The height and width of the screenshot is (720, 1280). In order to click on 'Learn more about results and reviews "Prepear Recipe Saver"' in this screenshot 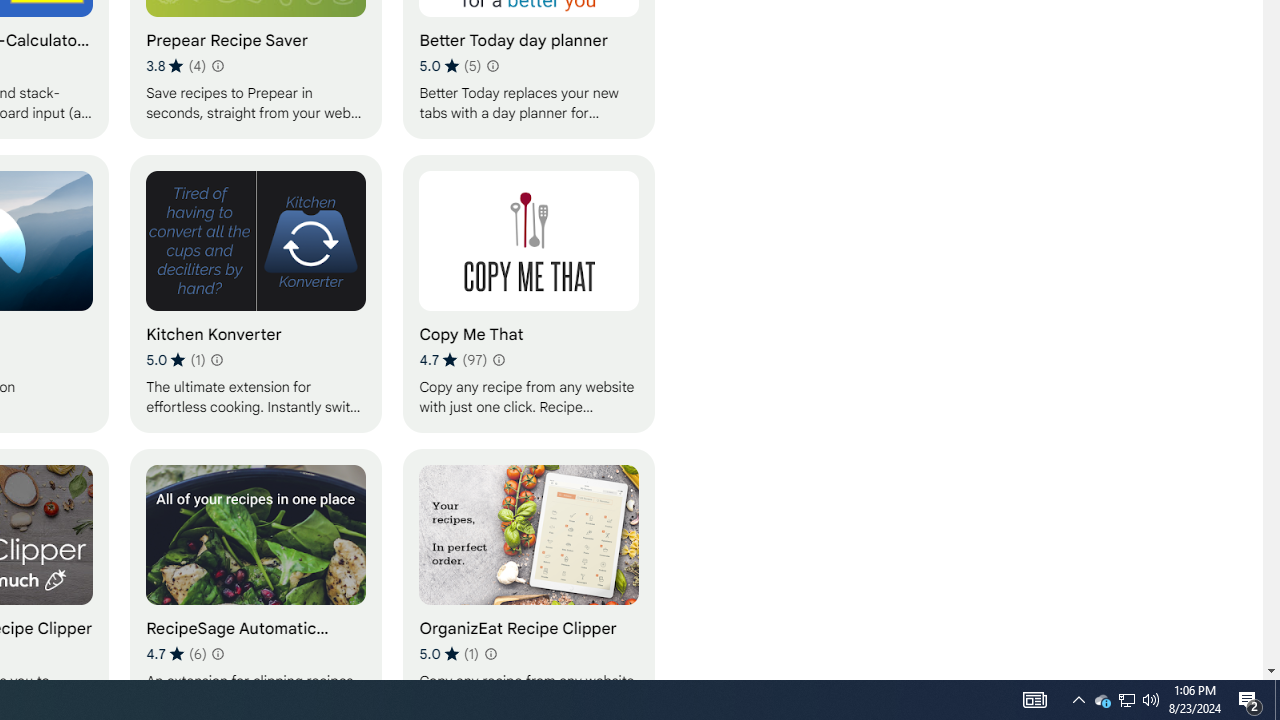, I will do `click(216, 64)`.